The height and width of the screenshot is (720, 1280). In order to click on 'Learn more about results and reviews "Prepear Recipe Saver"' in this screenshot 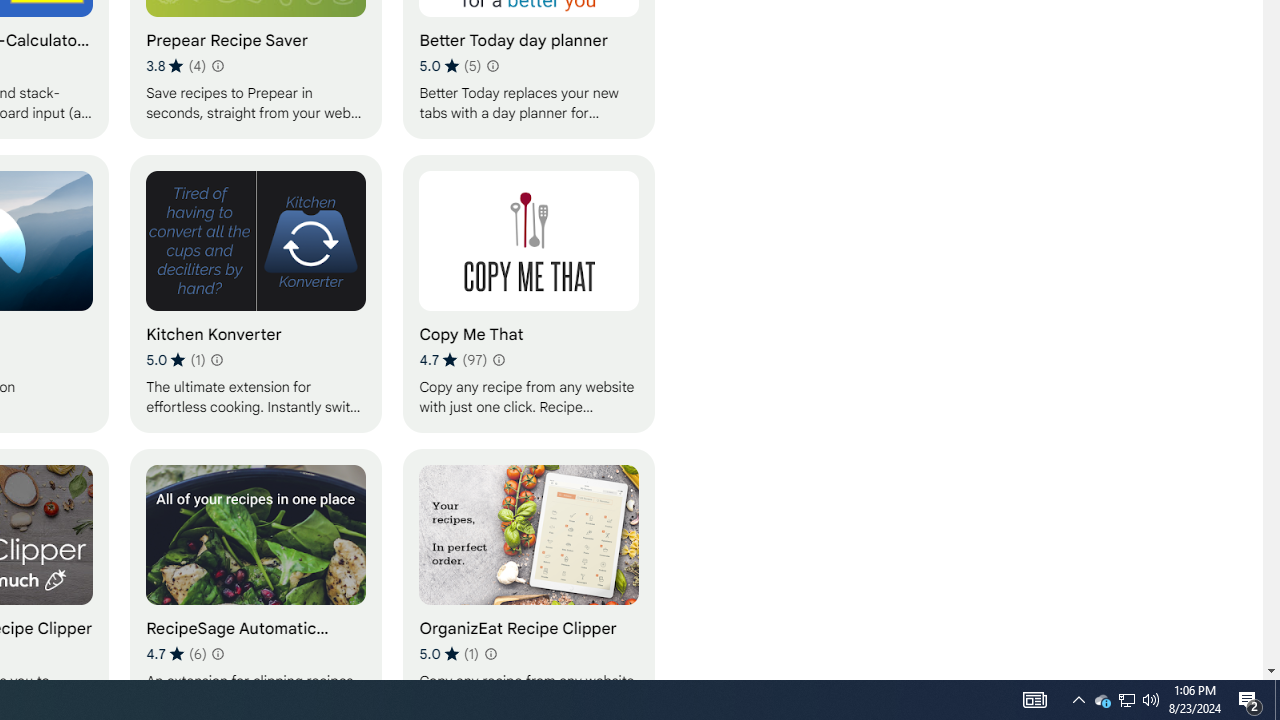, I will do `click(216, 64)`.